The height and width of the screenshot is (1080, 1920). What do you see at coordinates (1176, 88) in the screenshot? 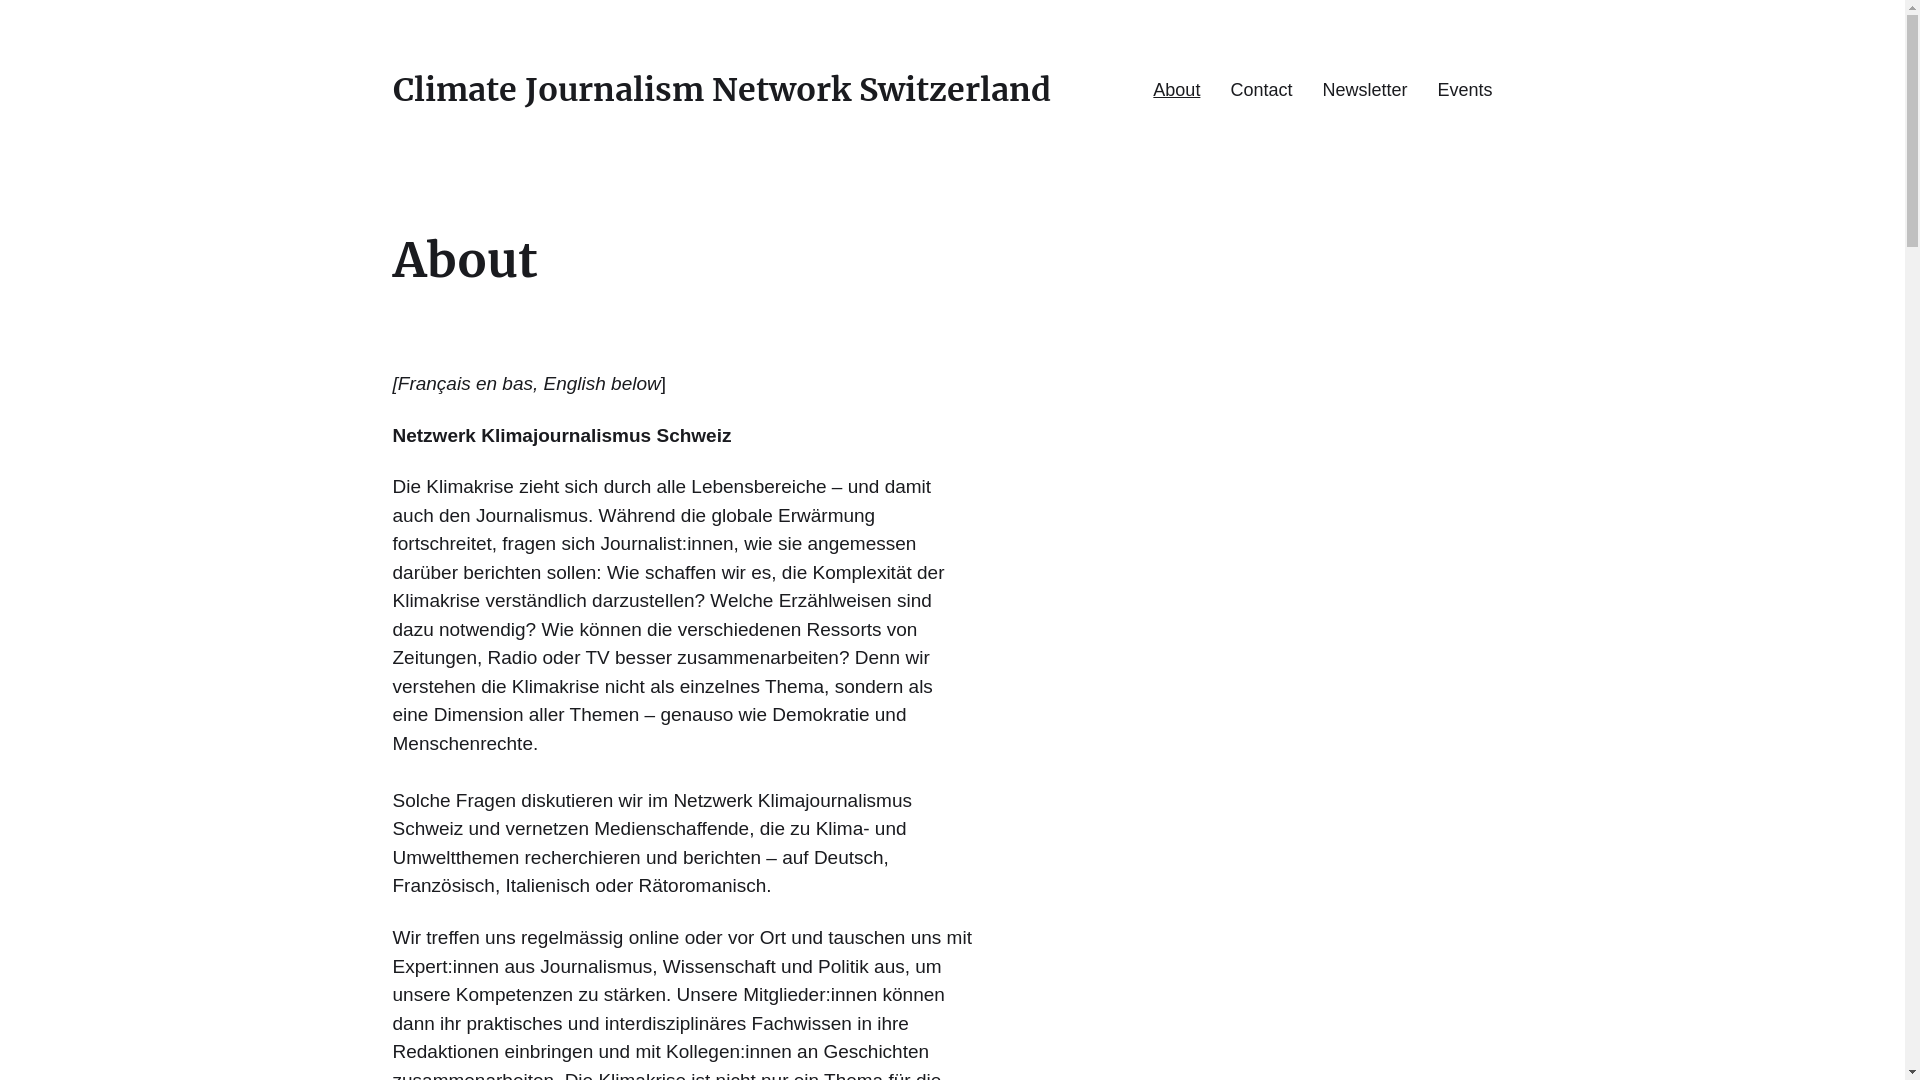
I see `'About'` at bounding box center [1176, 88].